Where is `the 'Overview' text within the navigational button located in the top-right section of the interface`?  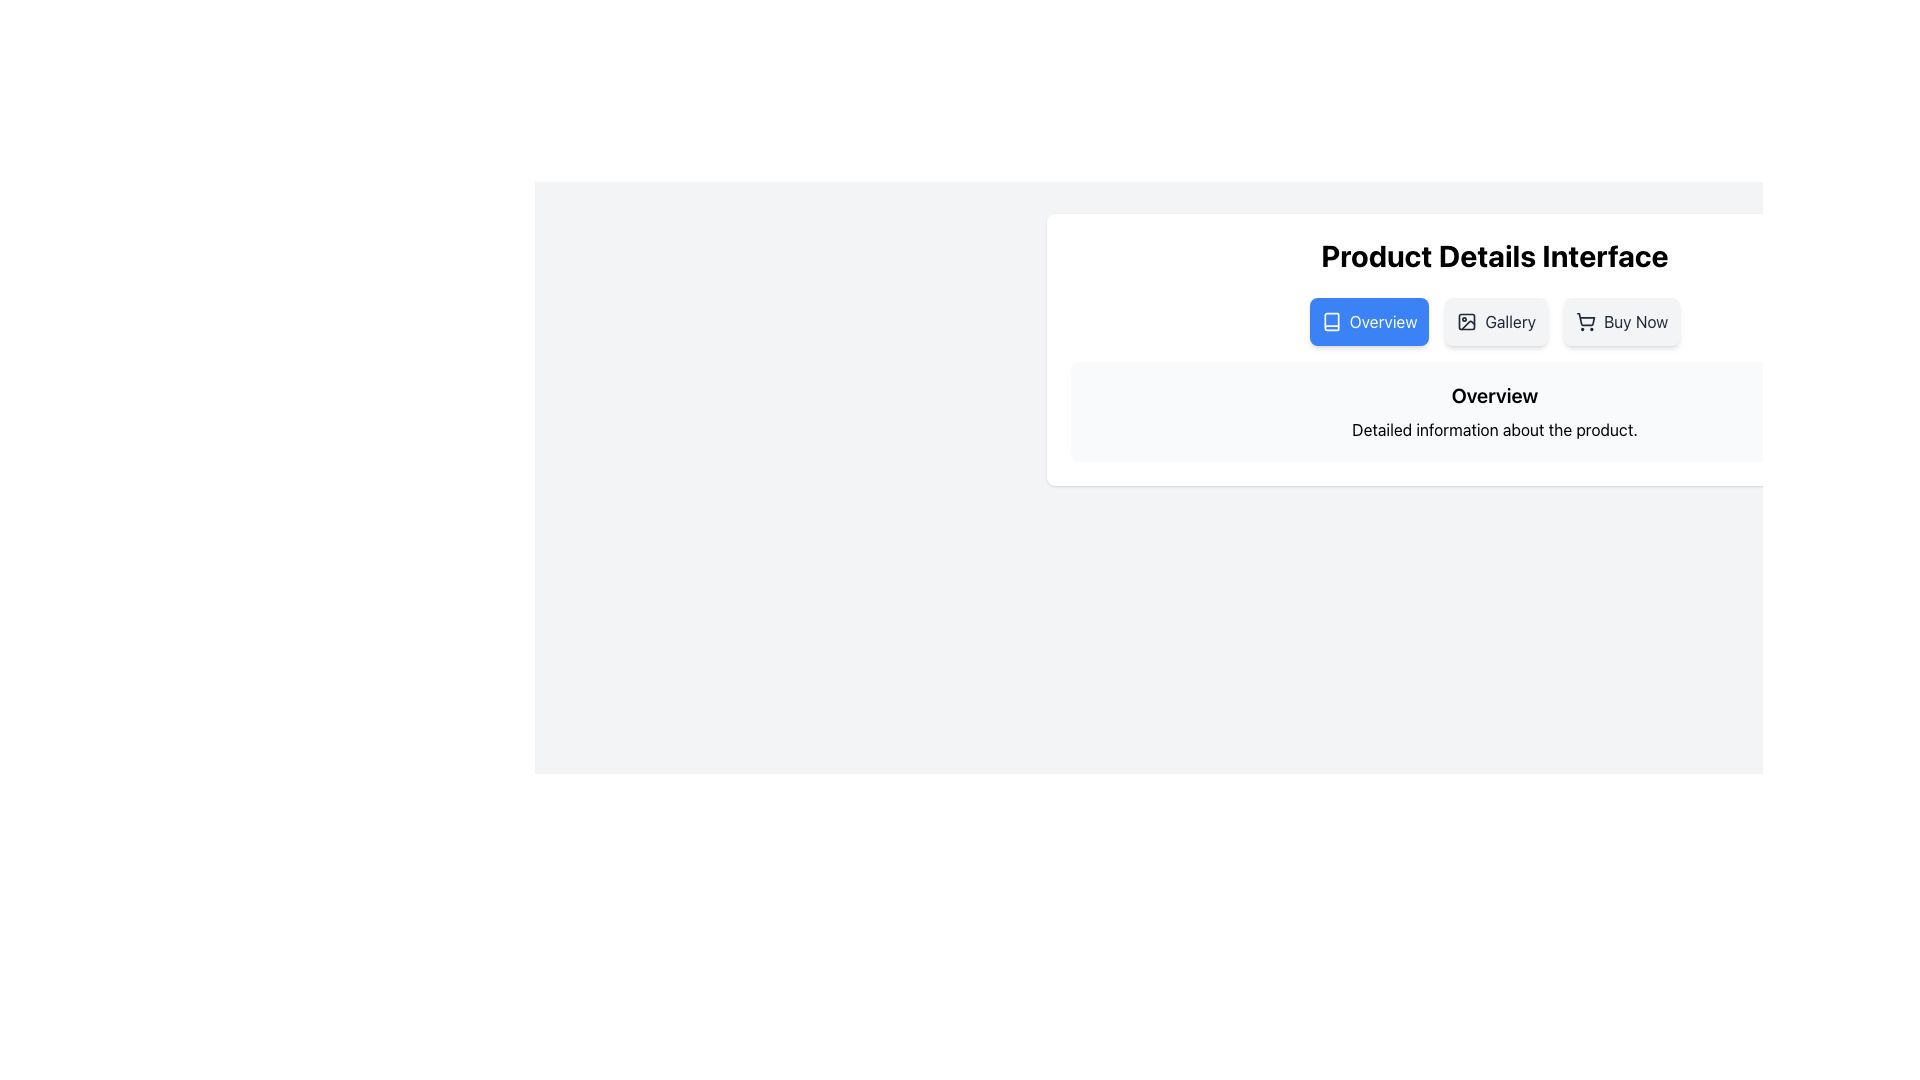
the 'Overview' text within the navigational button located in the top-right section of the interface is located at coordinates (1382, 320).